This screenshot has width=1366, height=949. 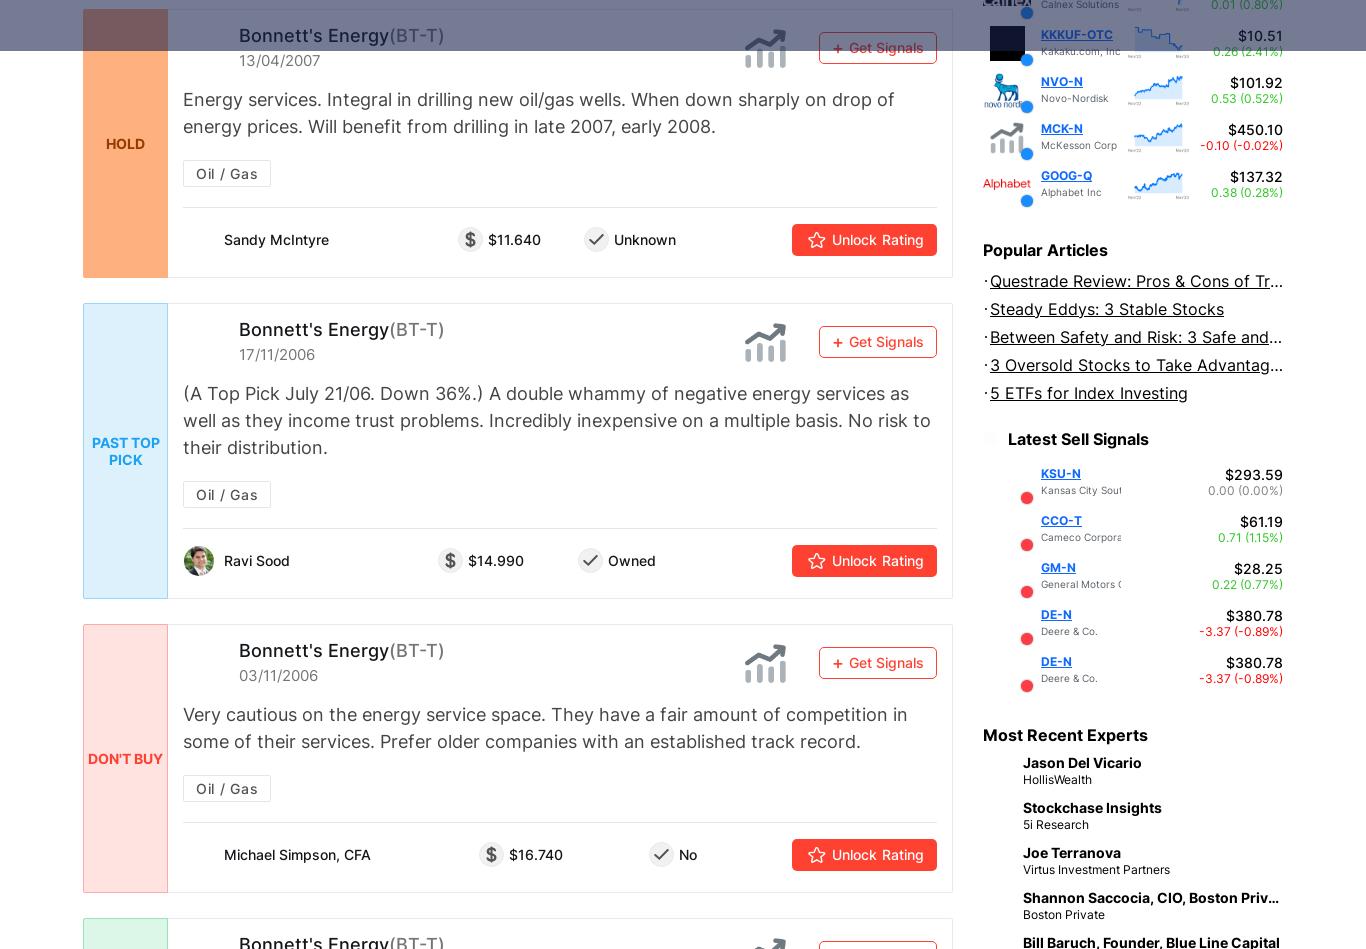 I want to click on '17/11/2006', so click(x=239, y=354).